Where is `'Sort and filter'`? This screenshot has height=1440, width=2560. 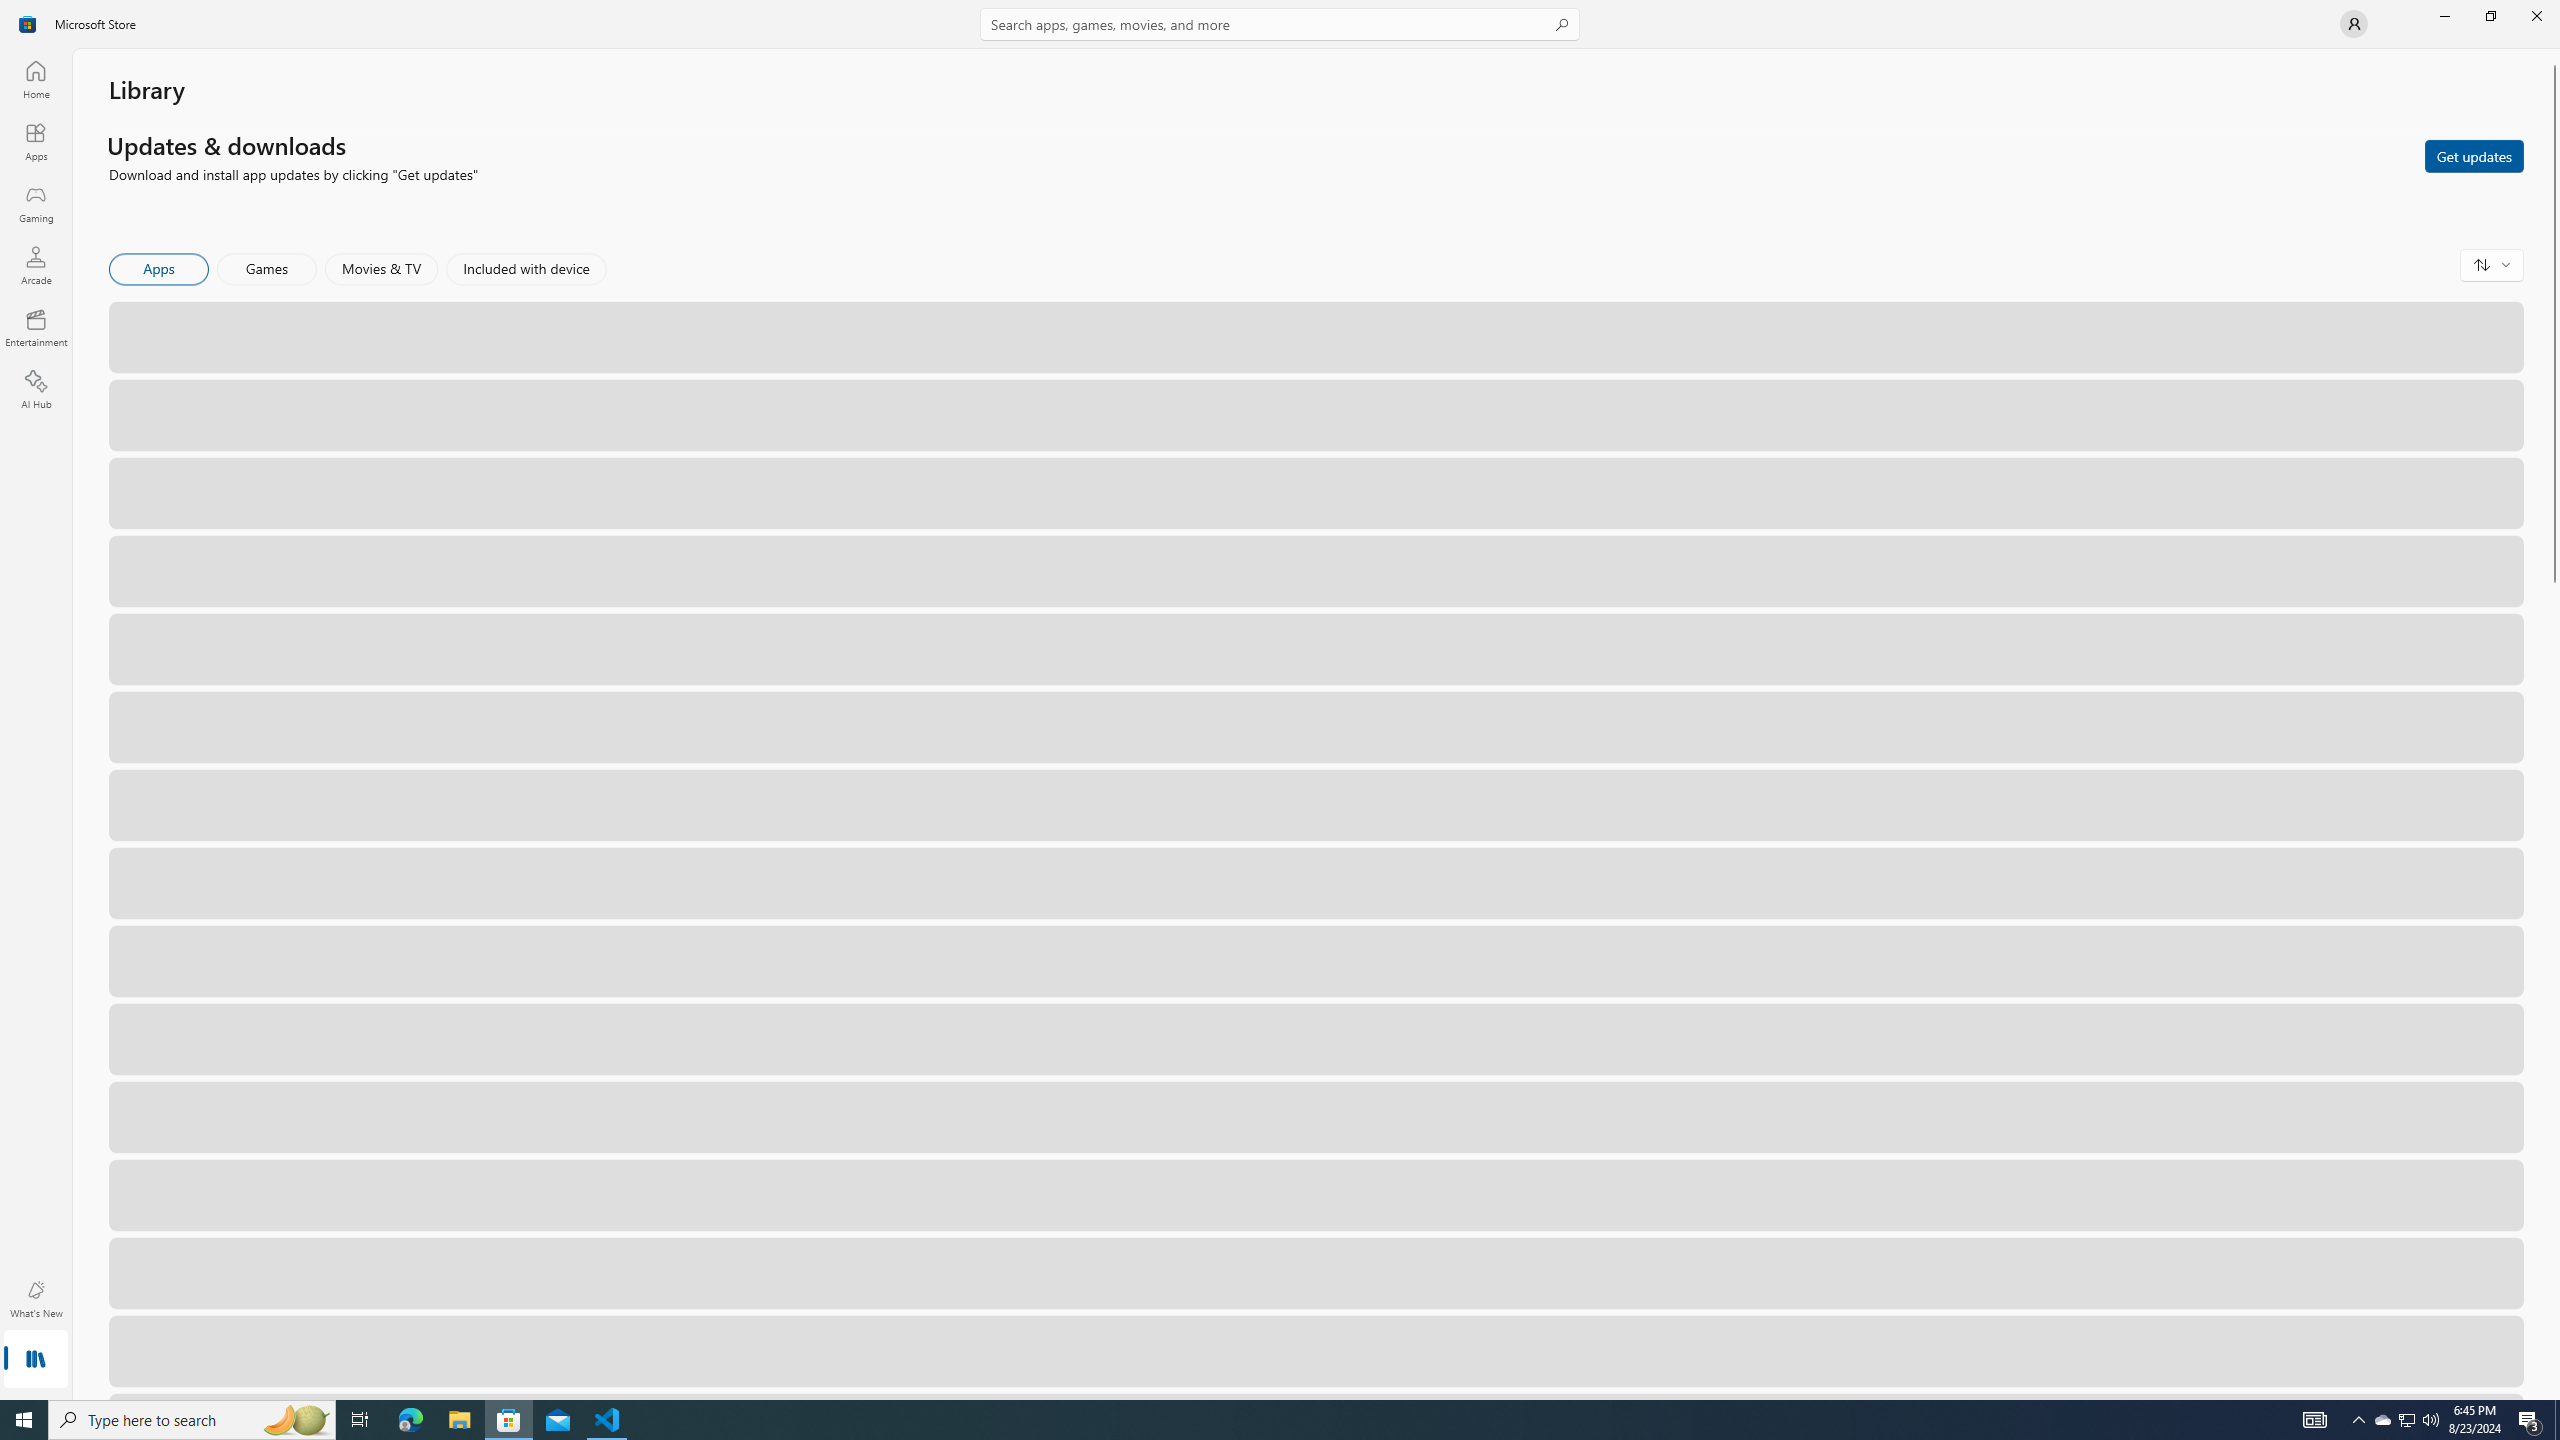 'Sort and filter' is located at coordinates (2491, 264).